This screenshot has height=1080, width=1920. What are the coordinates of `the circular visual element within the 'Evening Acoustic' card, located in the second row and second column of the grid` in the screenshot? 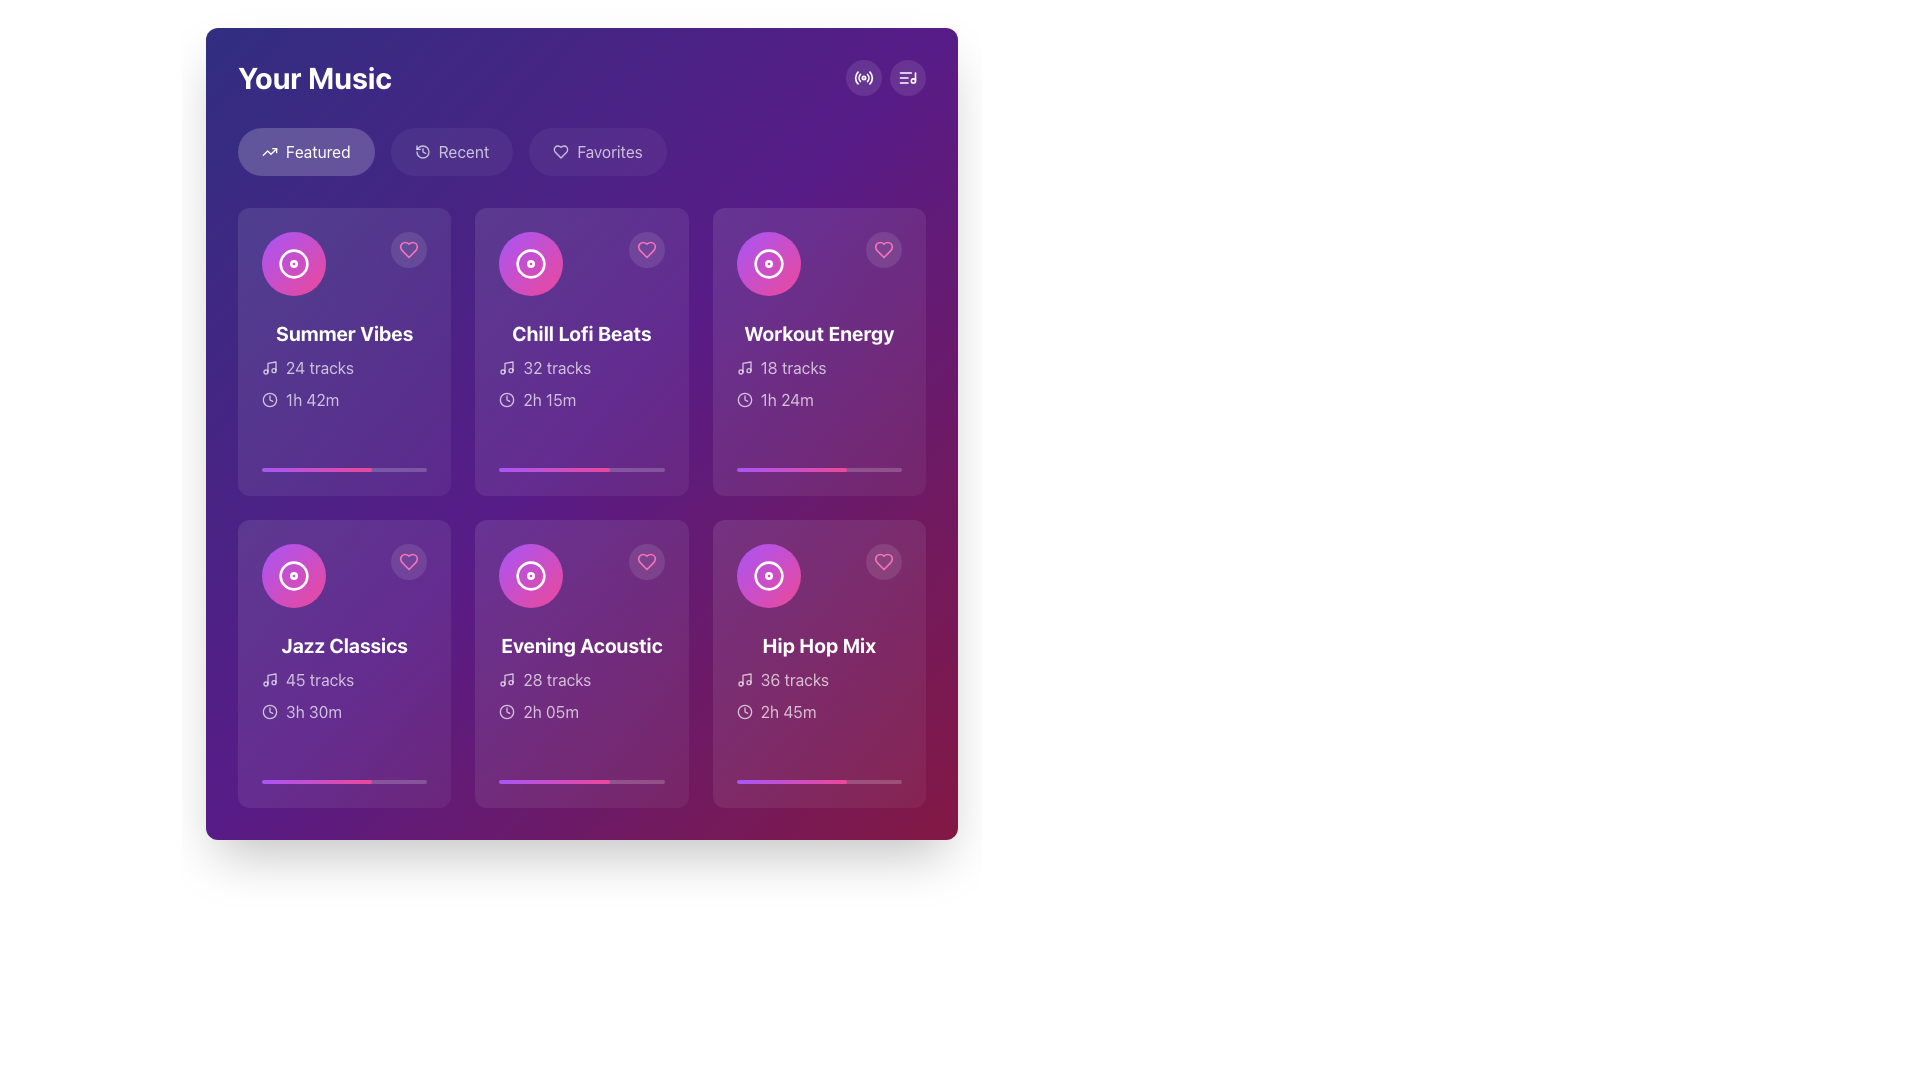 It's located at (531, 575).